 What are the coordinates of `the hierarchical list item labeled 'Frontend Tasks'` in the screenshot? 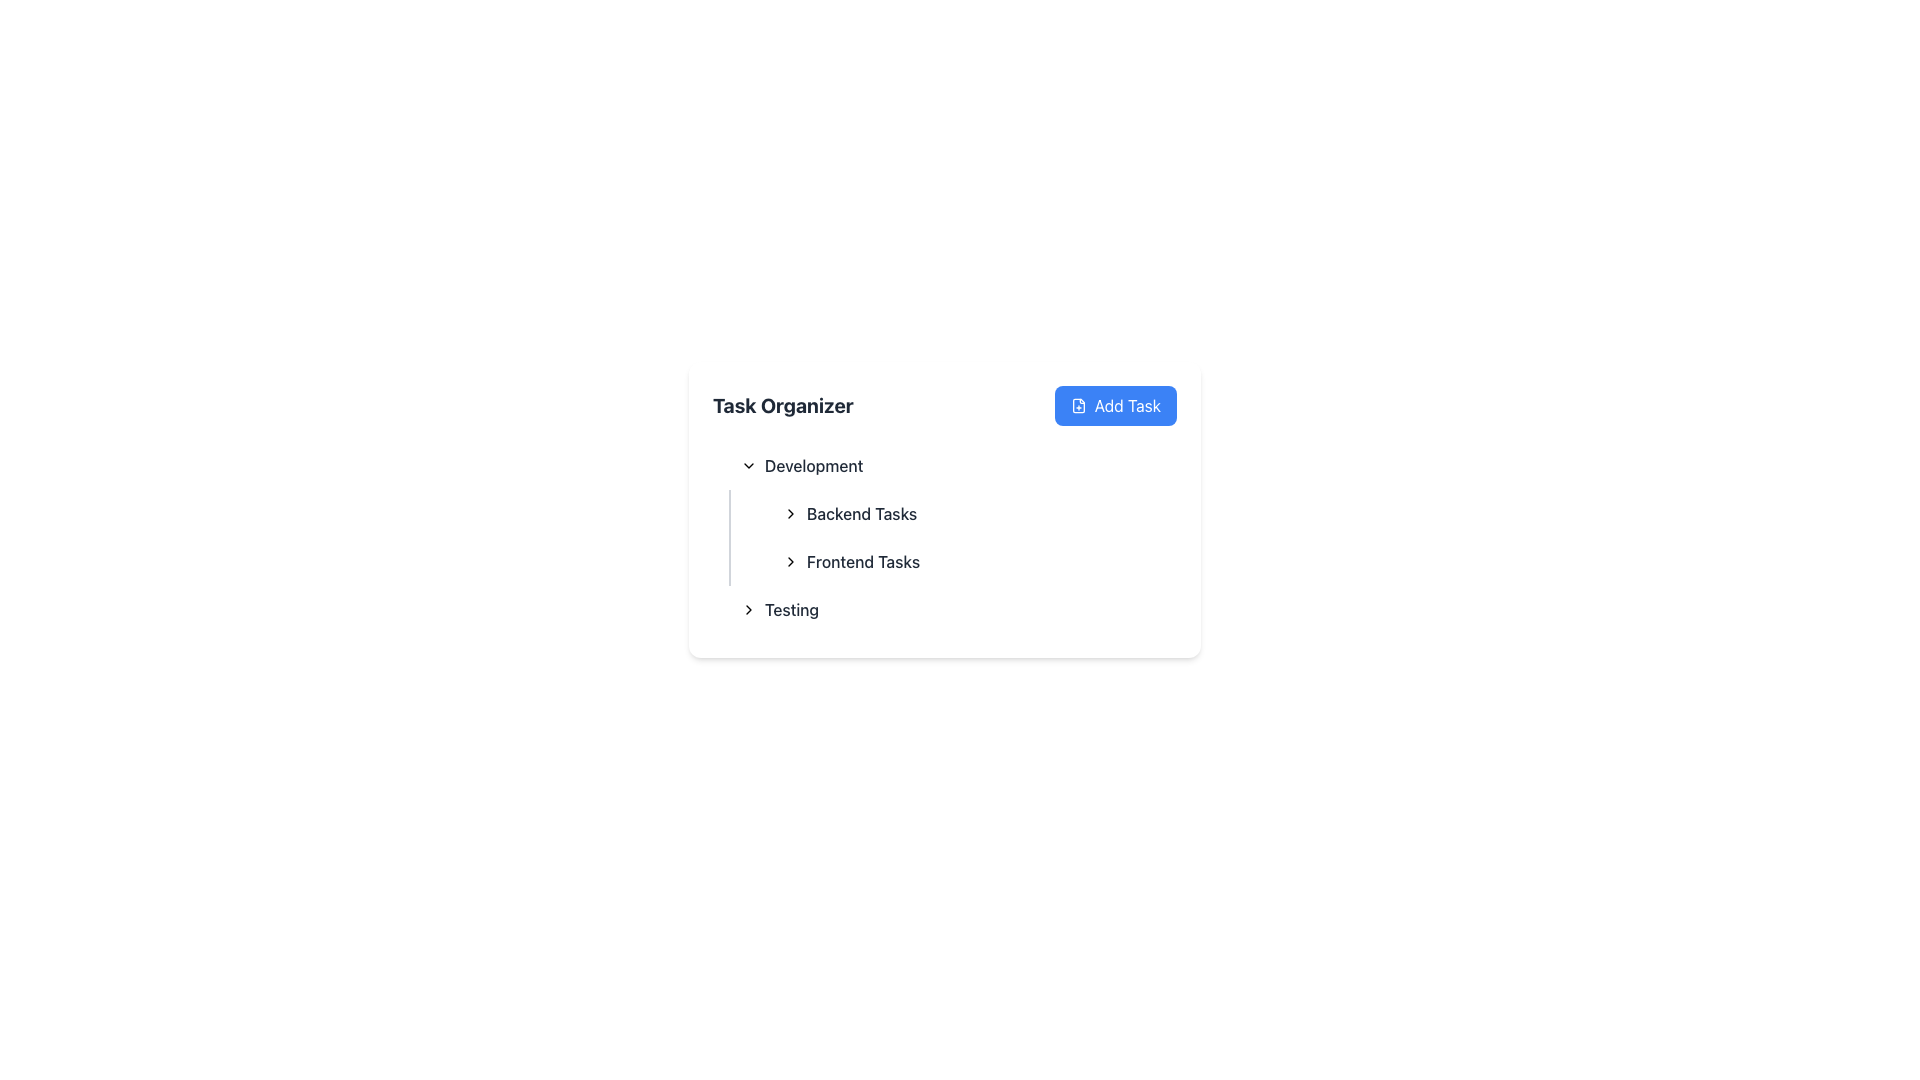 It's located at (851, 562).